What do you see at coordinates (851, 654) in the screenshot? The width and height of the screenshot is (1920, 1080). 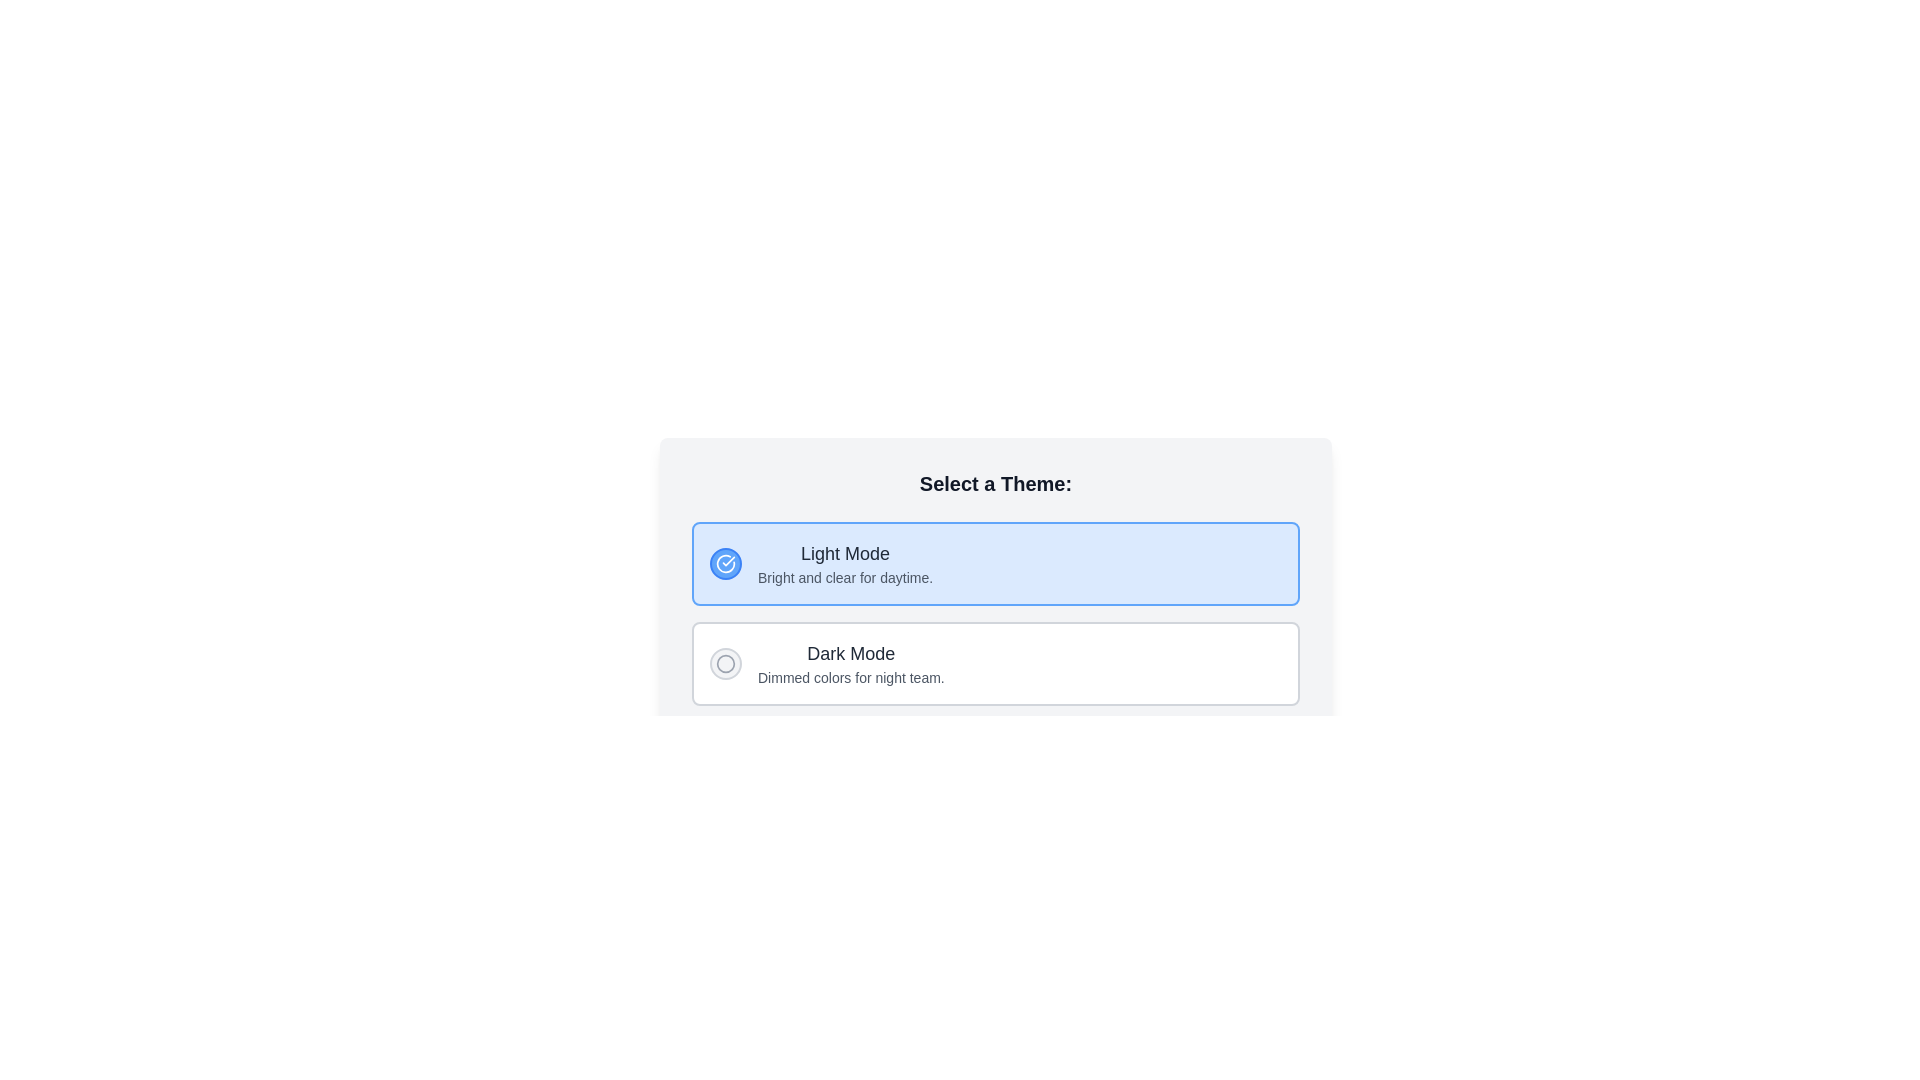 I see `the text label that serves as a title for the dark mode theme selection, located near the center of the lower half of the interface` at bounding box center [851, 654].